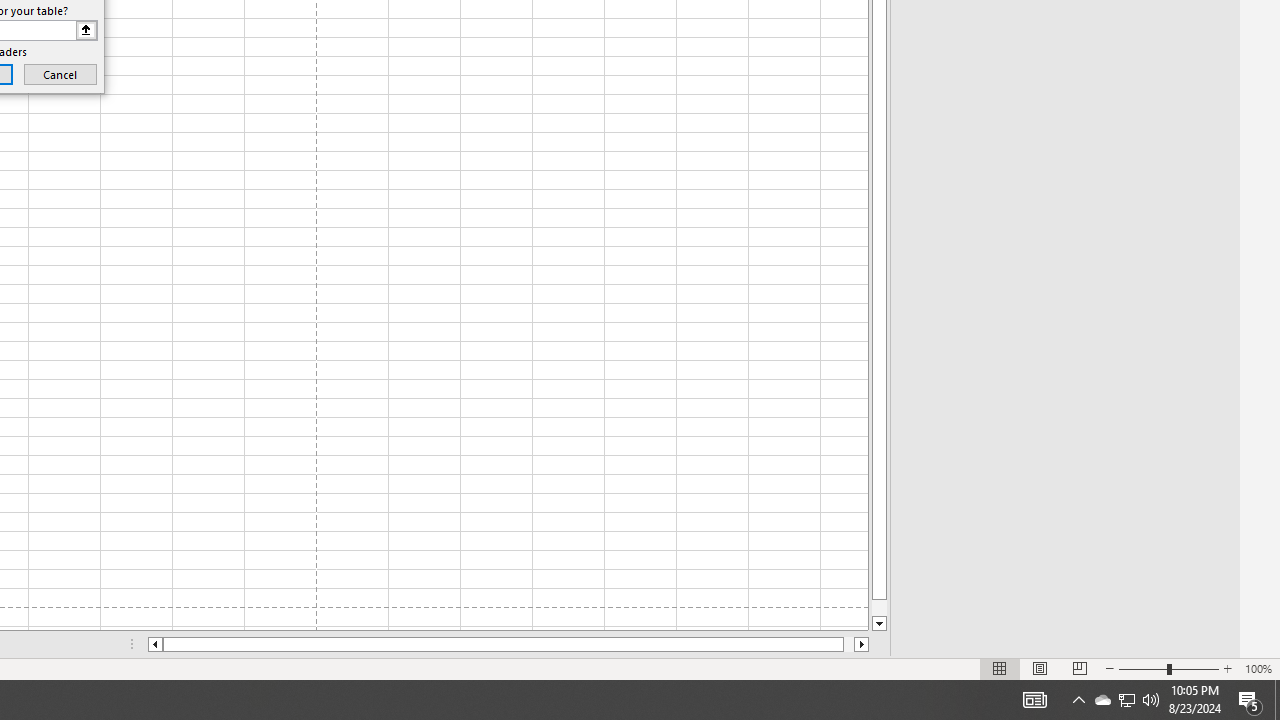  Describe the element at coordinates (1143, 669) in the screenshot. I see `'Zoom Out'` at that location.